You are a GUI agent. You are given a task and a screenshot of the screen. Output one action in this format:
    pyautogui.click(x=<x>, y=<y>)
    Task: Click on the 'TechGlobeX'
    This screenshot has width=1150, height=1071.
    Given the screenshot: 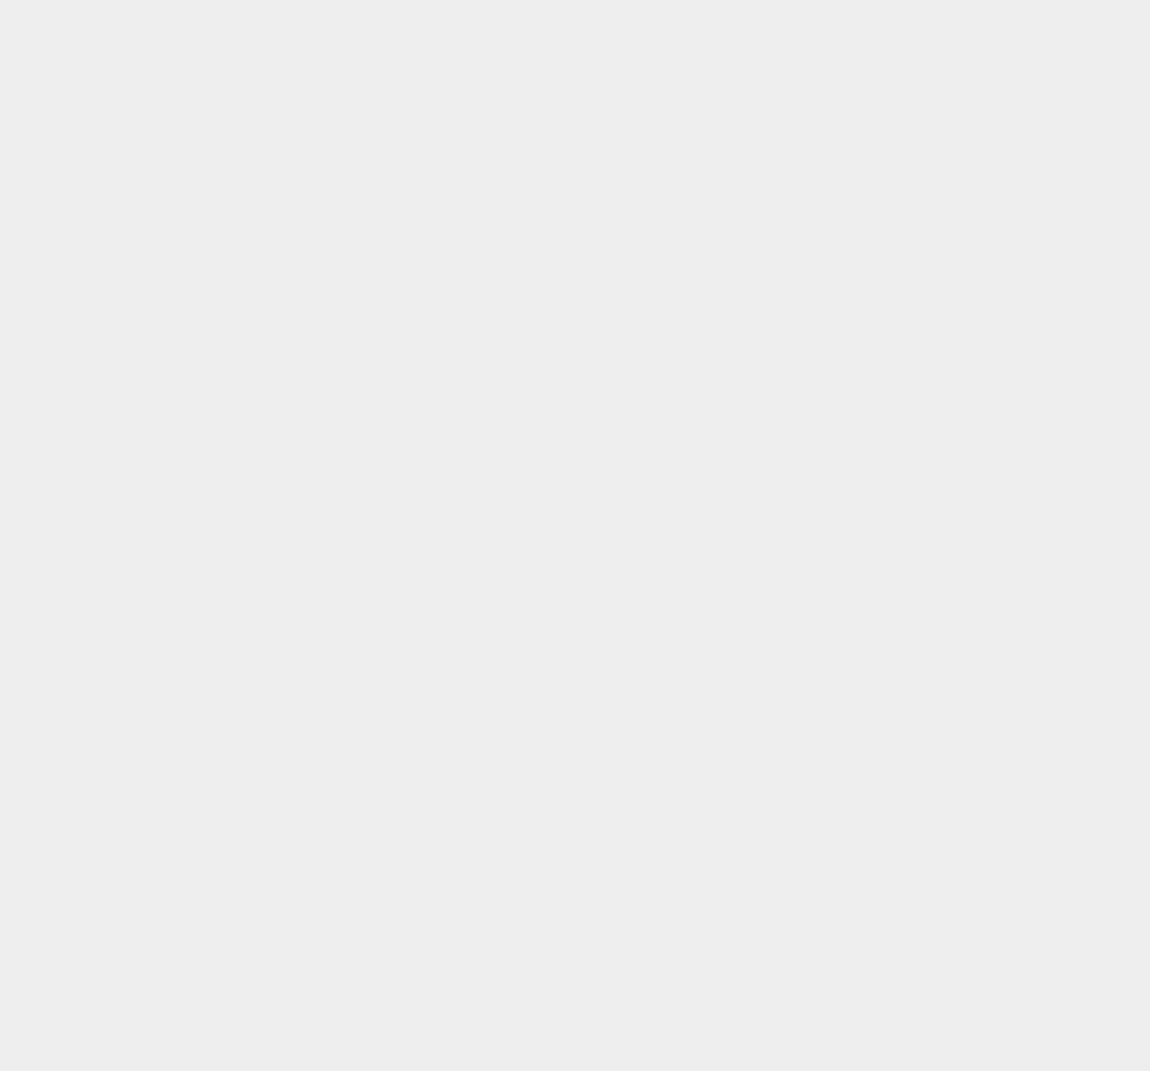 What is the action you would take?
    pyautogui.click(x=812, y=656)
    